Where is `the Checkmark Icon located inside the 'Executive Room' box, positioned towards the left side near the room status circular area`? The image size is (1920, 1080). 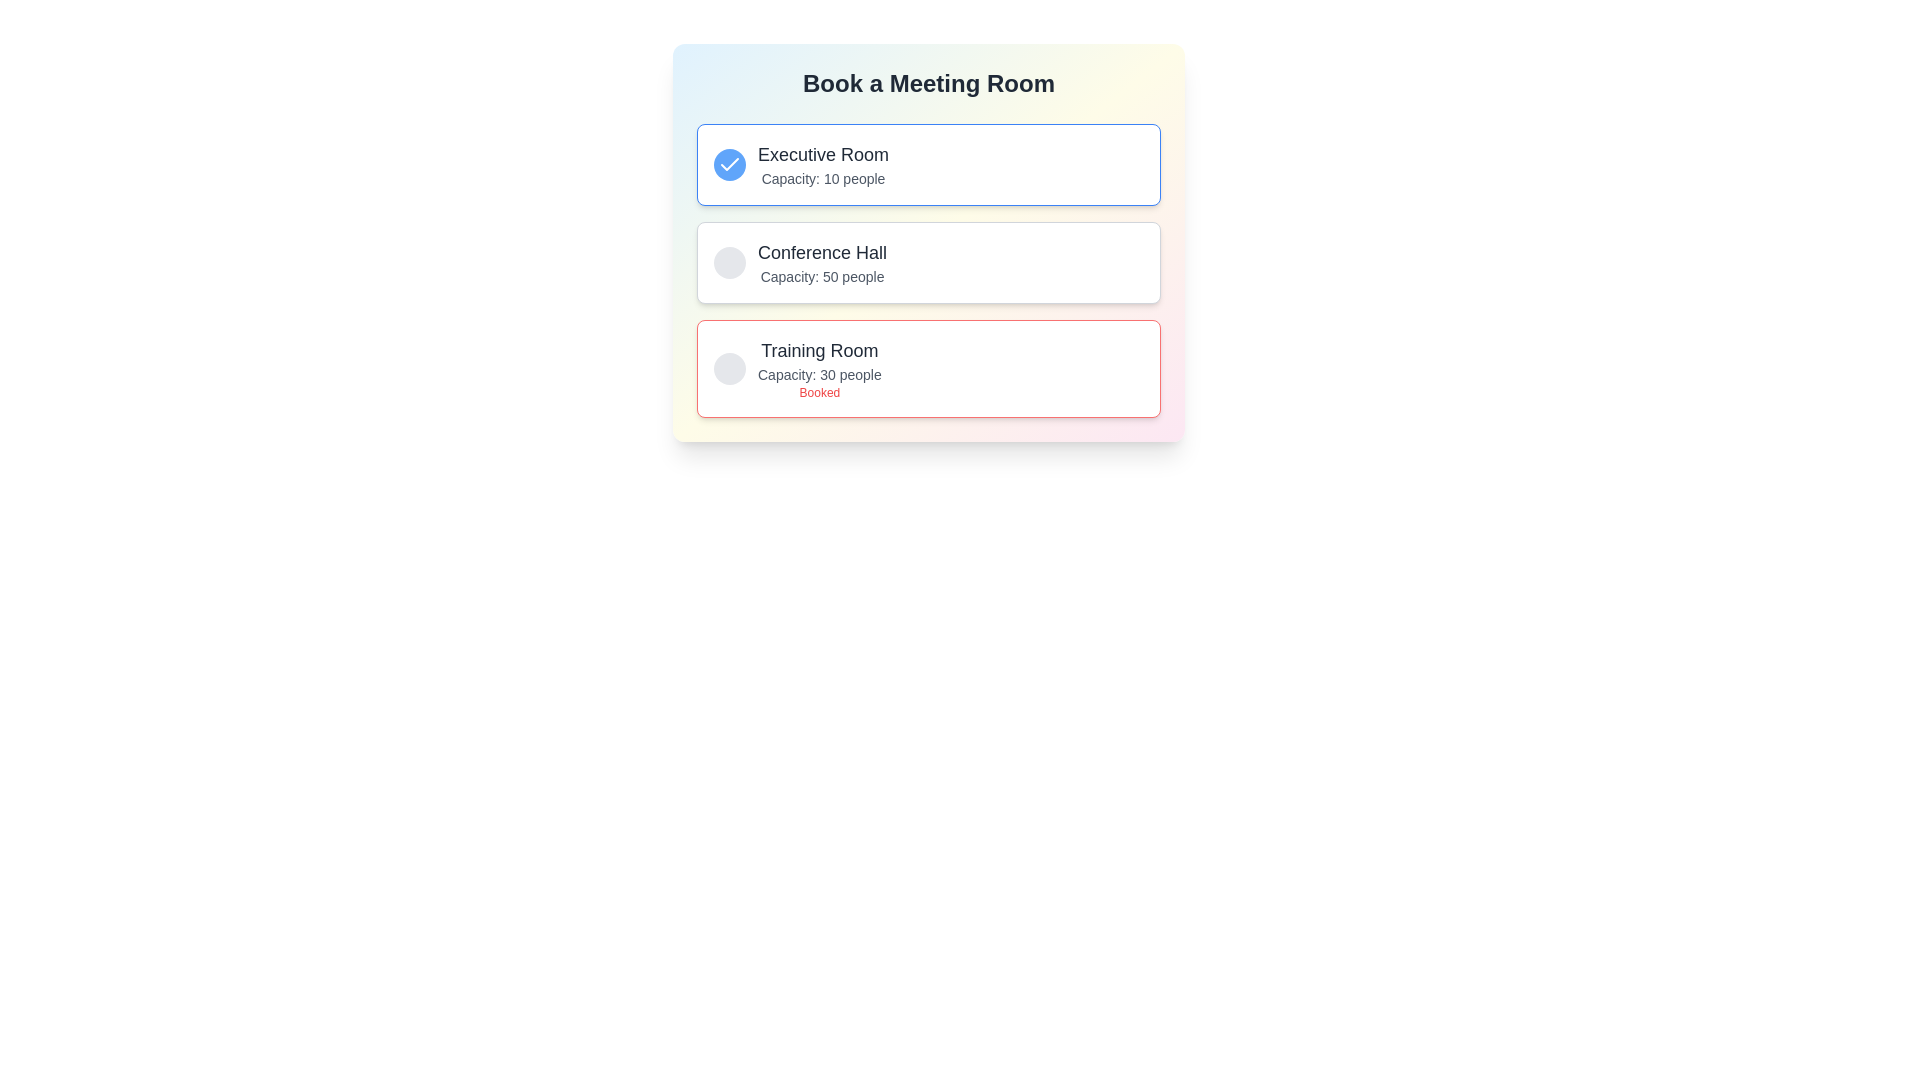
the Checkmark Icon located inside the 'Executive Room' box, positioned towards the left side near the room status circular area is located at coordinates (728, 163).